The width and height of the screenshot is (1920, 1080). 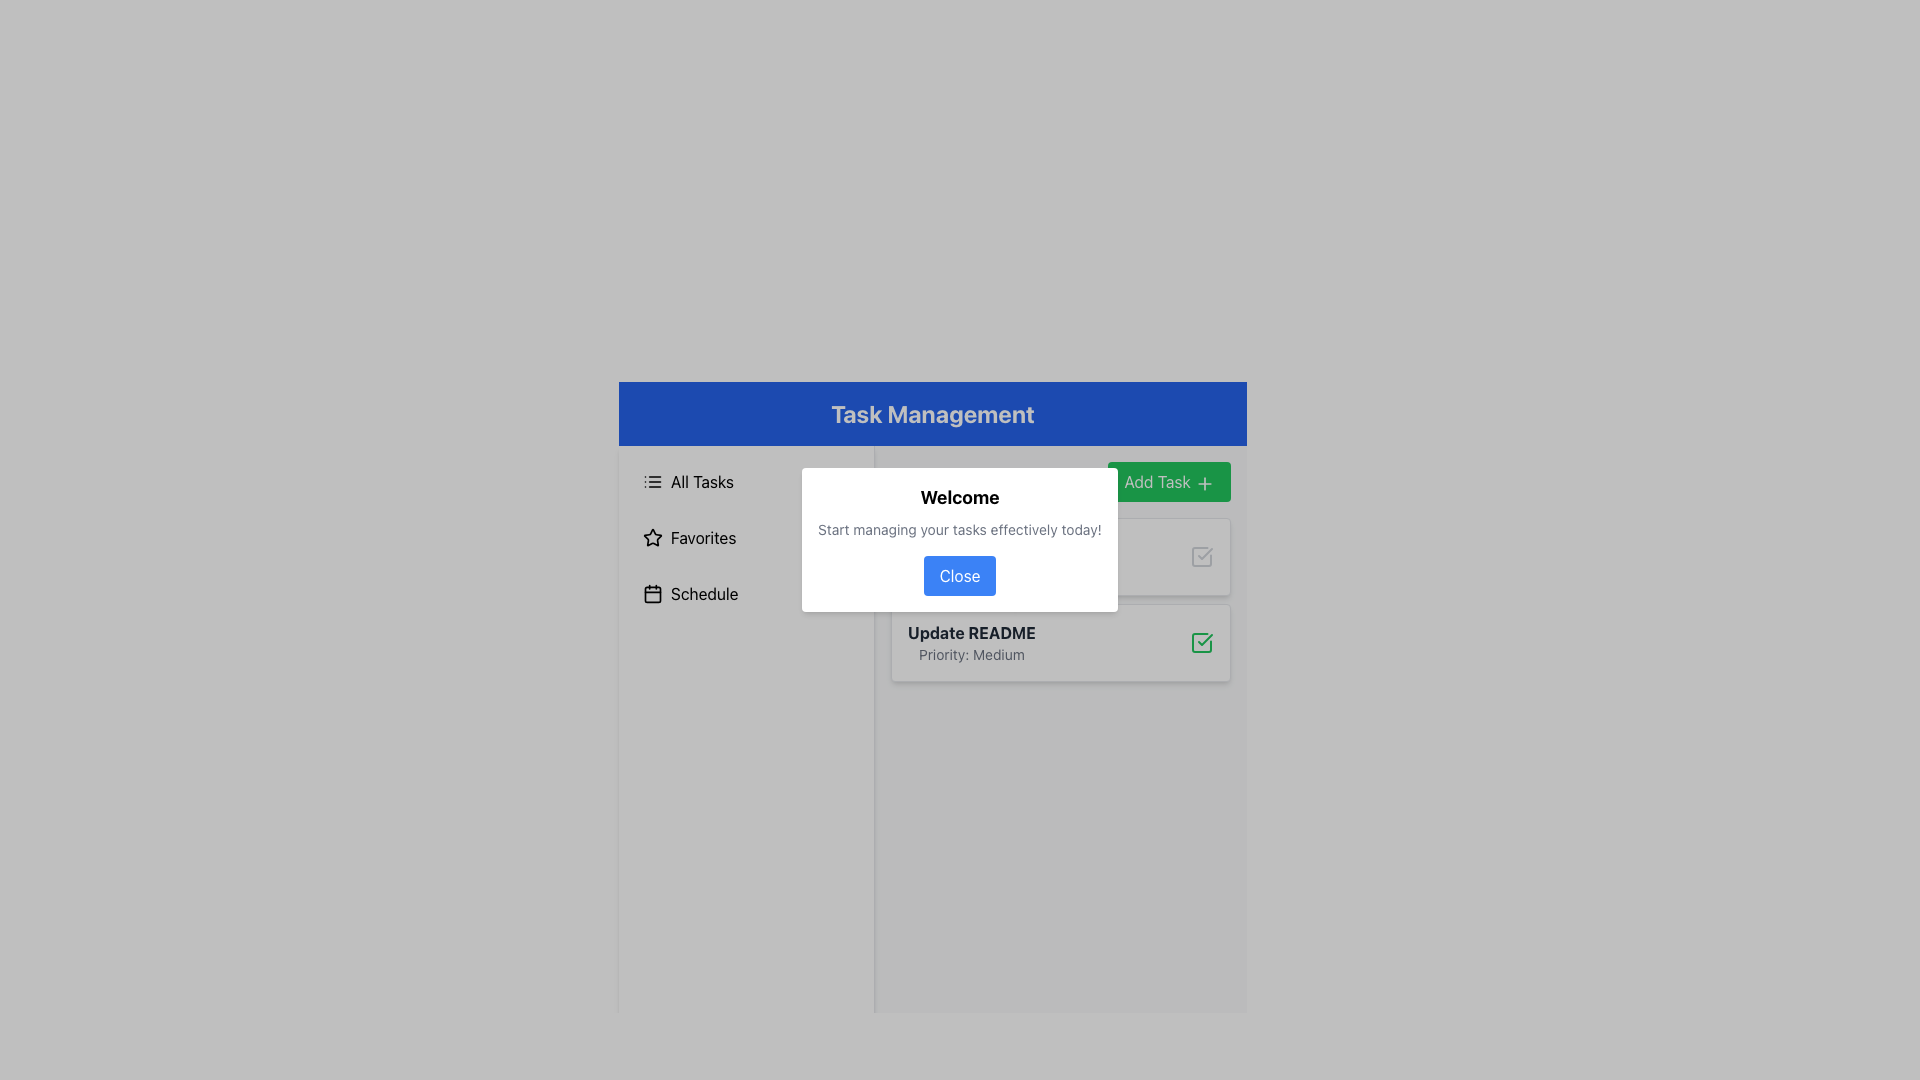 What do you see at coordinates (652, 593) in the screenshot?
I see `the Decorative component of the calendar icon, which is located to the left of the 'Schedule' label in the navigation menu` at bounding box center [652, 593].